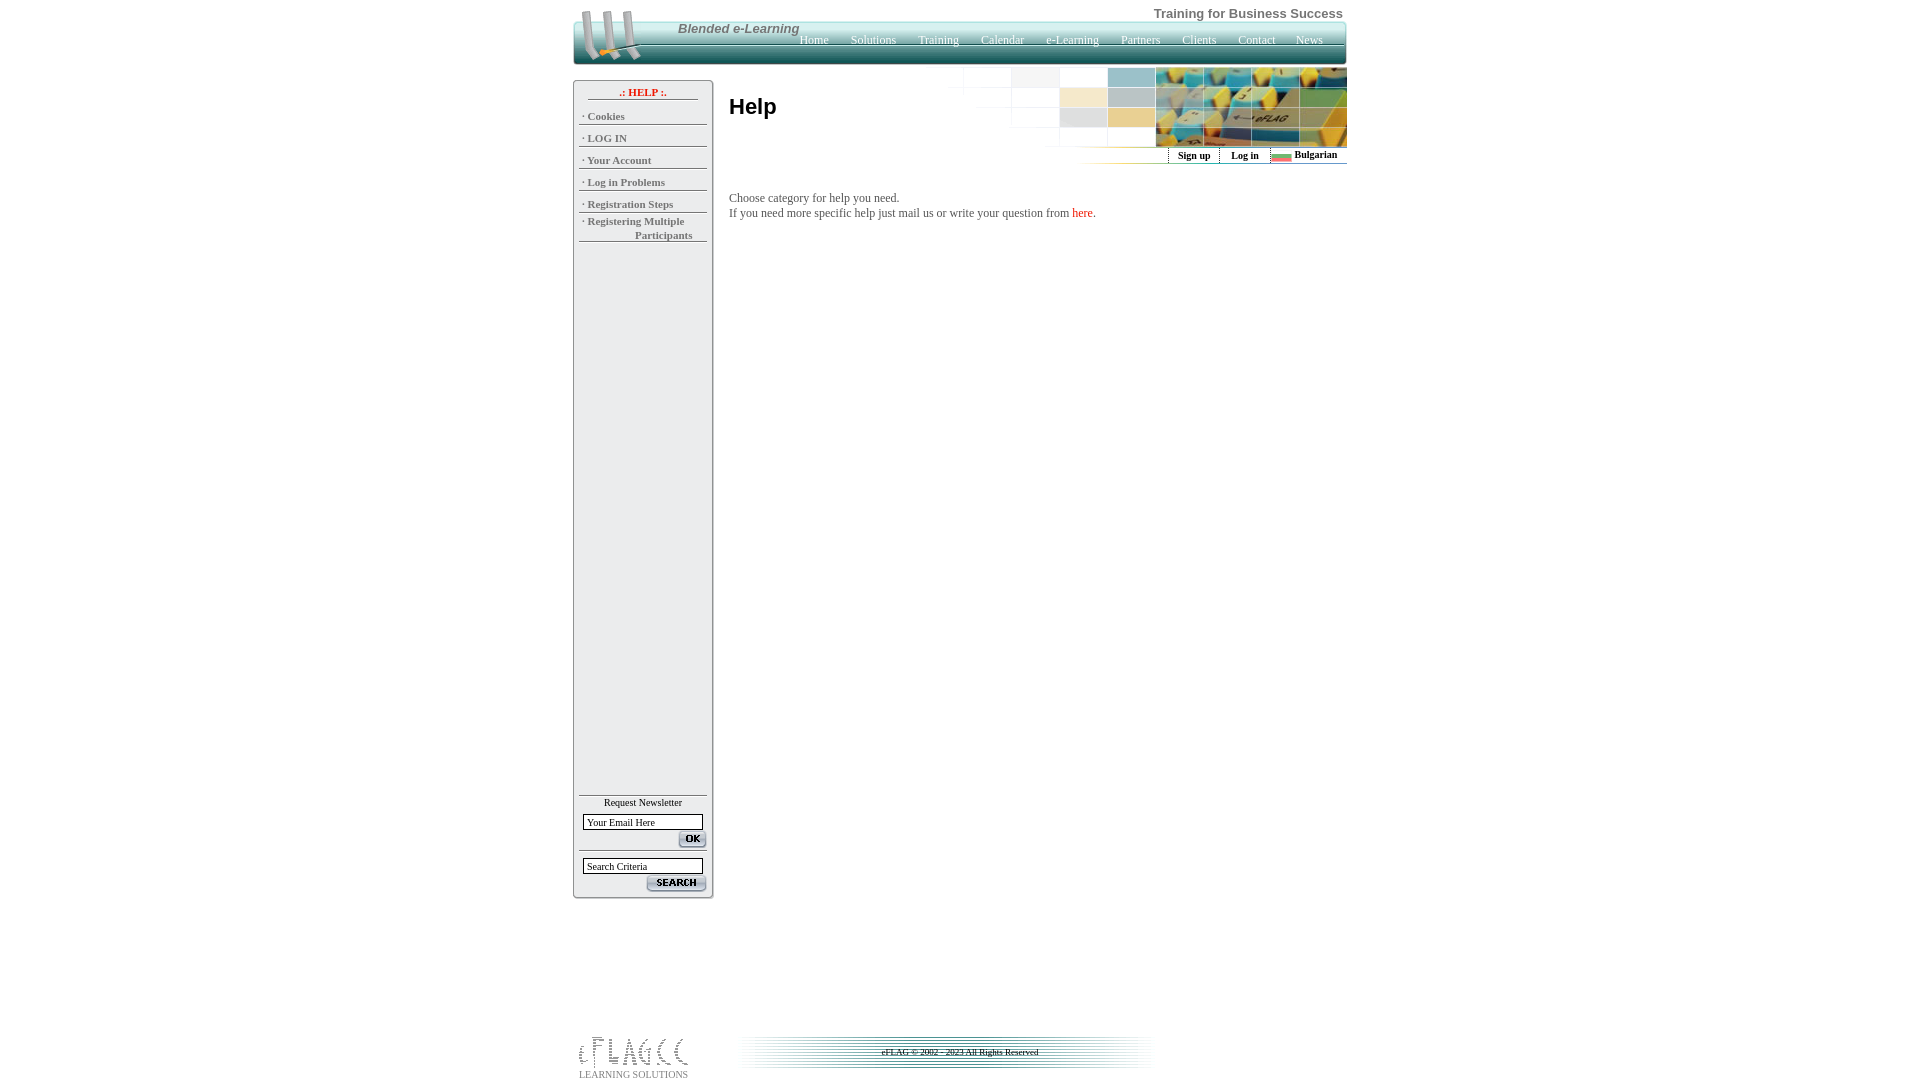 Image resolution: width=1920 pixels, height=1080 pixels. Describe the element at coordinates (1081, 212) in the screenshot. I see `'here'` at that location.